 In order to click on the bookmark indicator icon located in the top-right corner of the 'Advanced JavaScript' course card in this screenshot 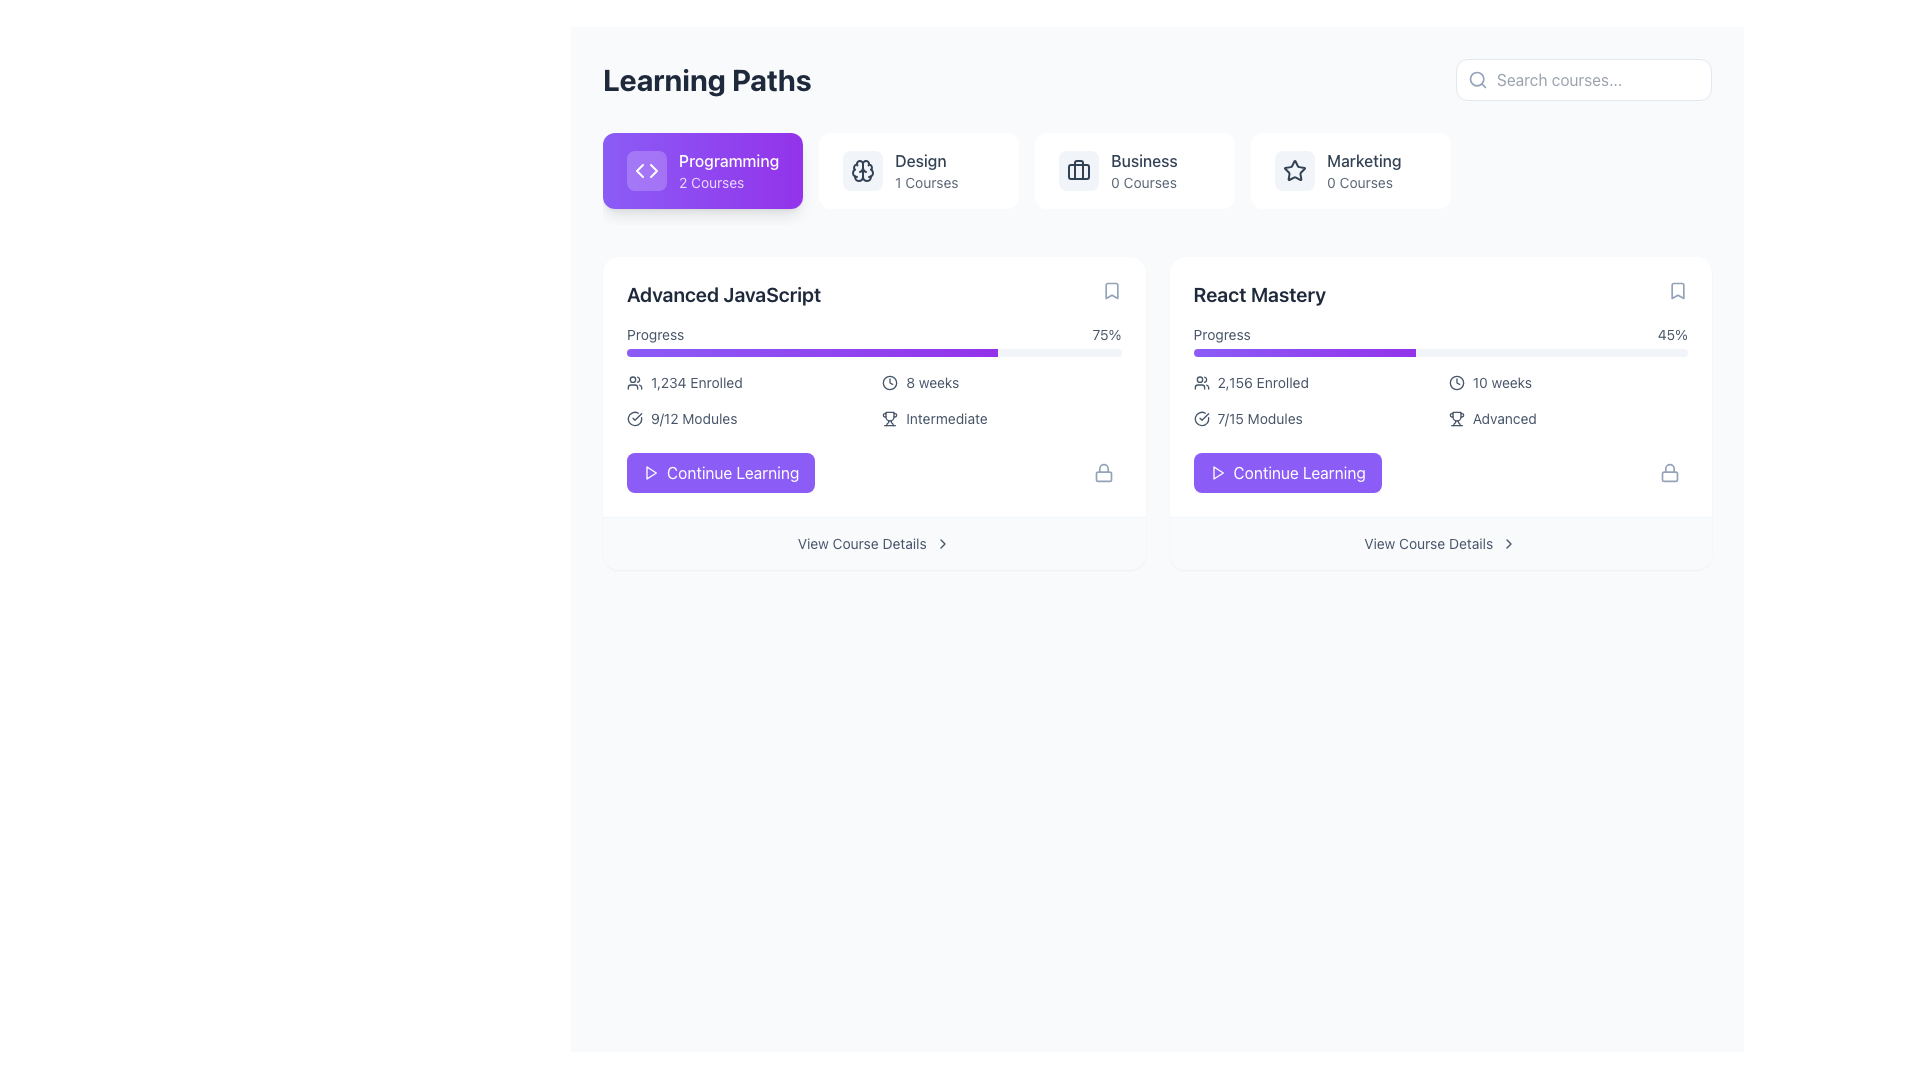, I will do `click(1110, 290)`.